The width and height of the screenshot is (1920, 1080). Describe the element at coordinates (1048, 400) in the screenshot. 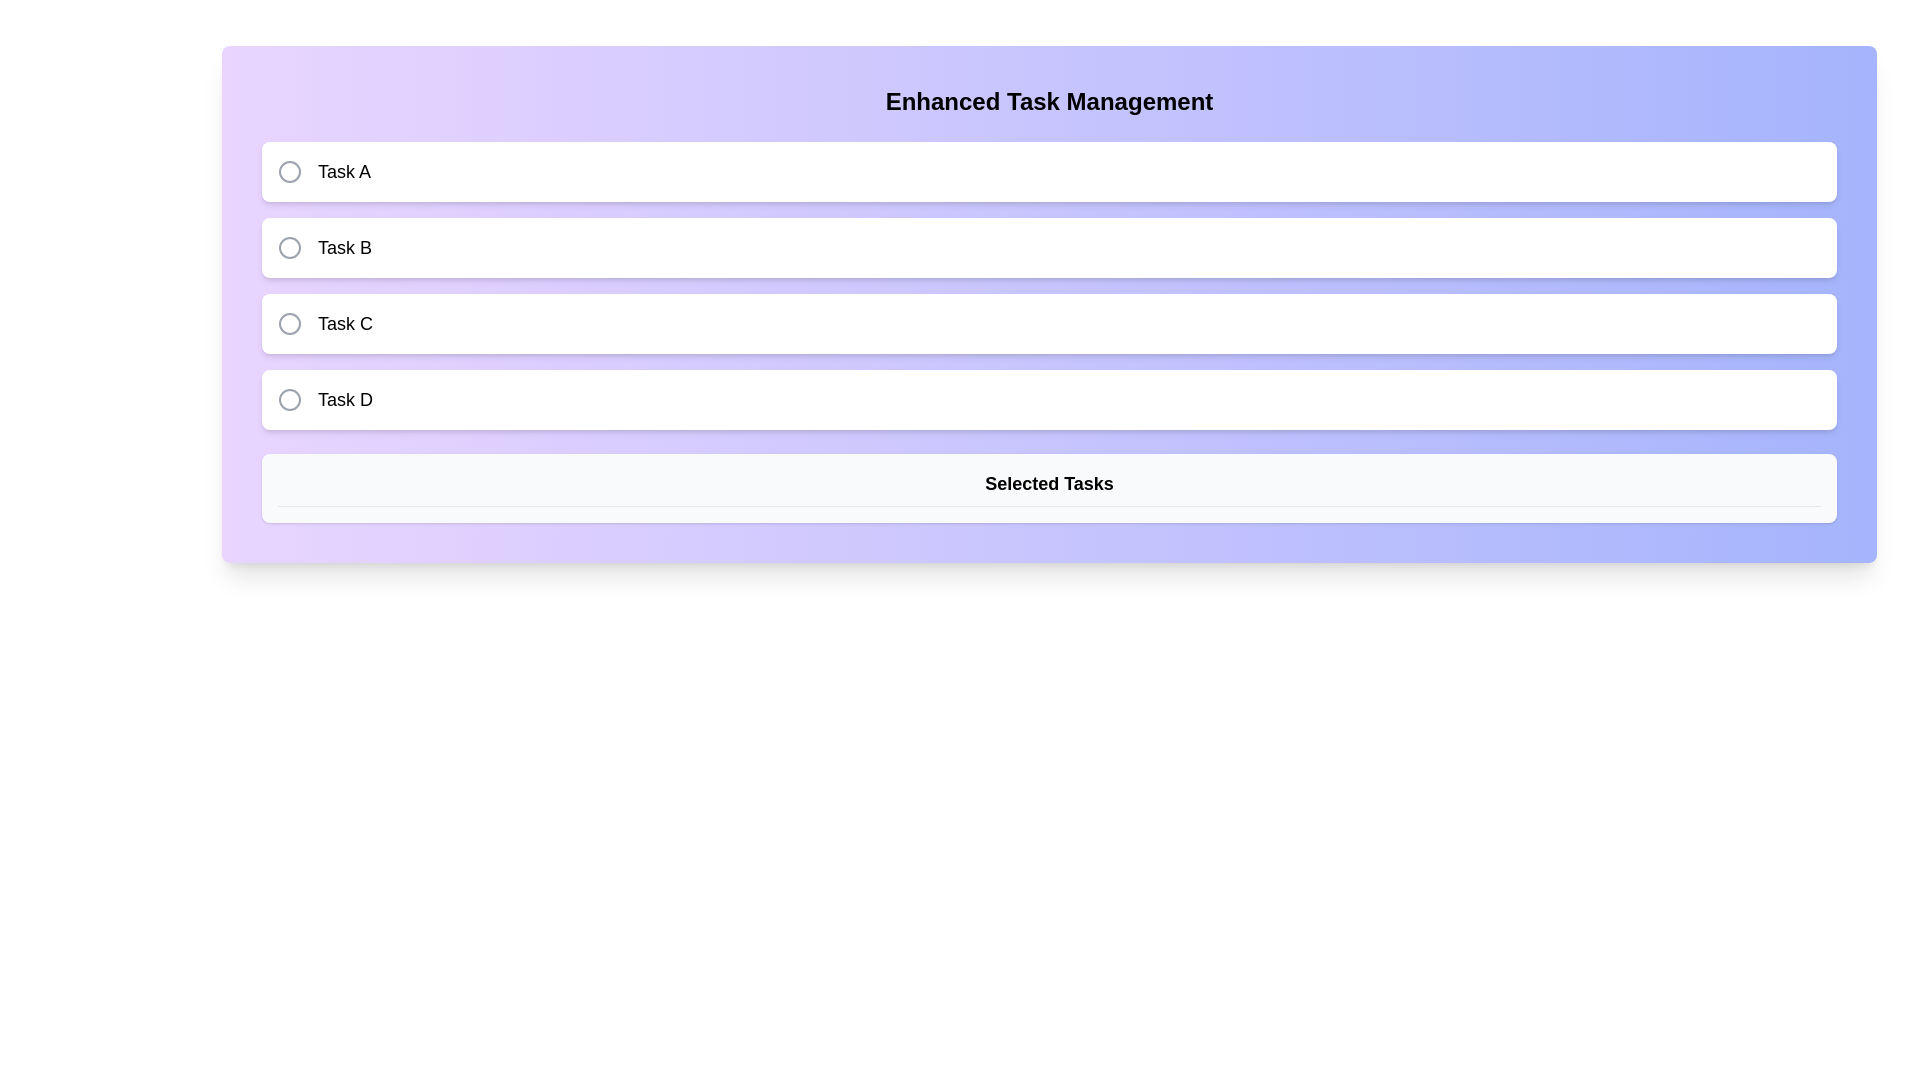

I see `the selectable item labeled 'Task D' in the list` at that location.